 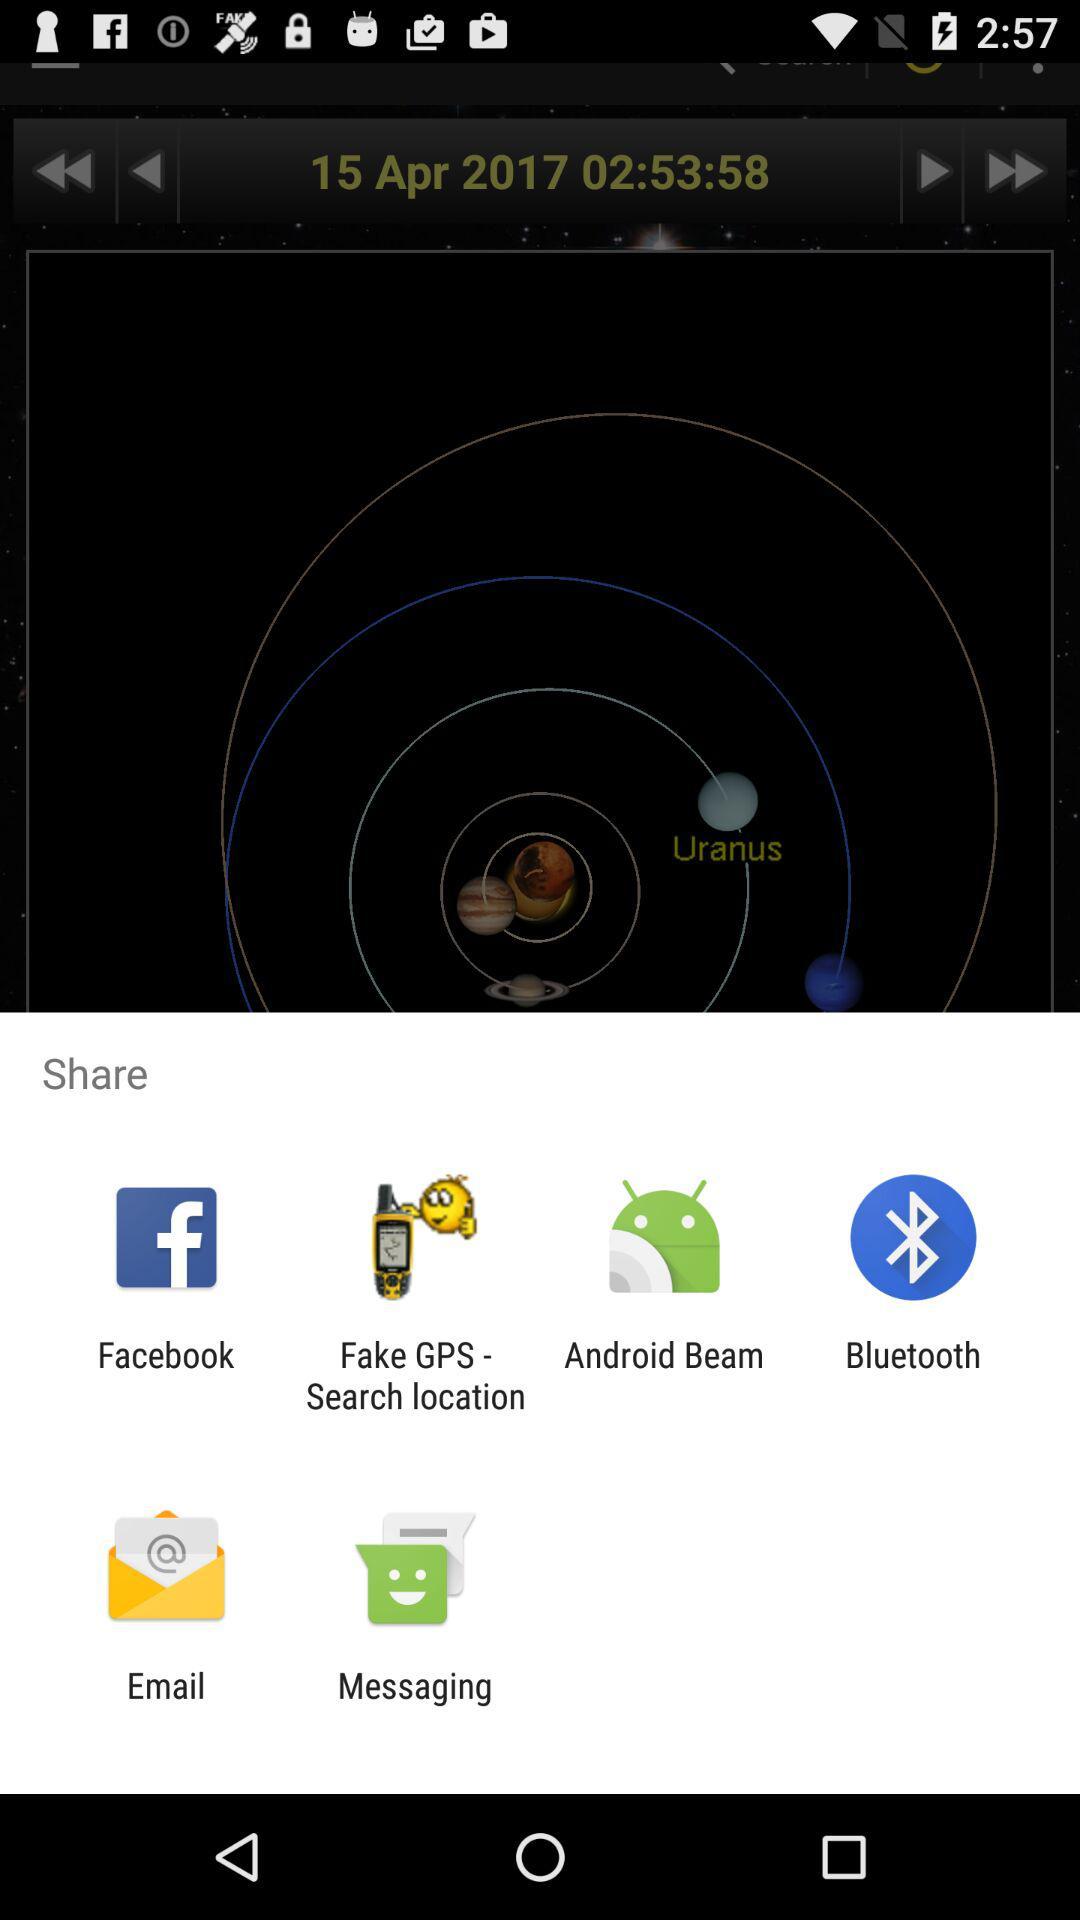 I want to click on messaging, so click(x=414, y=1705).